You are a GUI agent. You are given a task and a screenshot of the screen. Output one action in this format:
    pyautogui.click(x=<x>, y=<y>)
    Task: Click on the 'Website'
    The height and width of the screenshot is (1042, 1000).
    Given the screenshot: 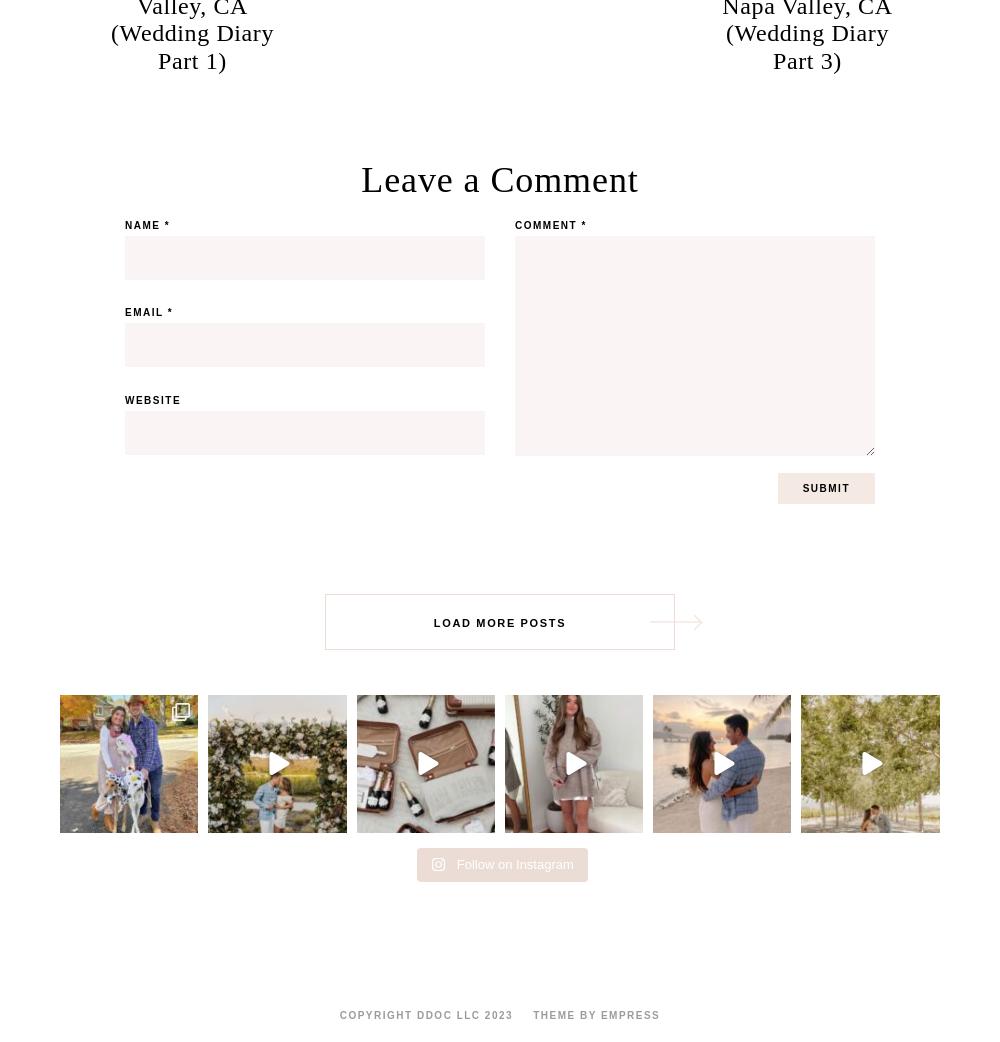 What is the action you would take?
    pyautogui.click(x=153, y=399)
    